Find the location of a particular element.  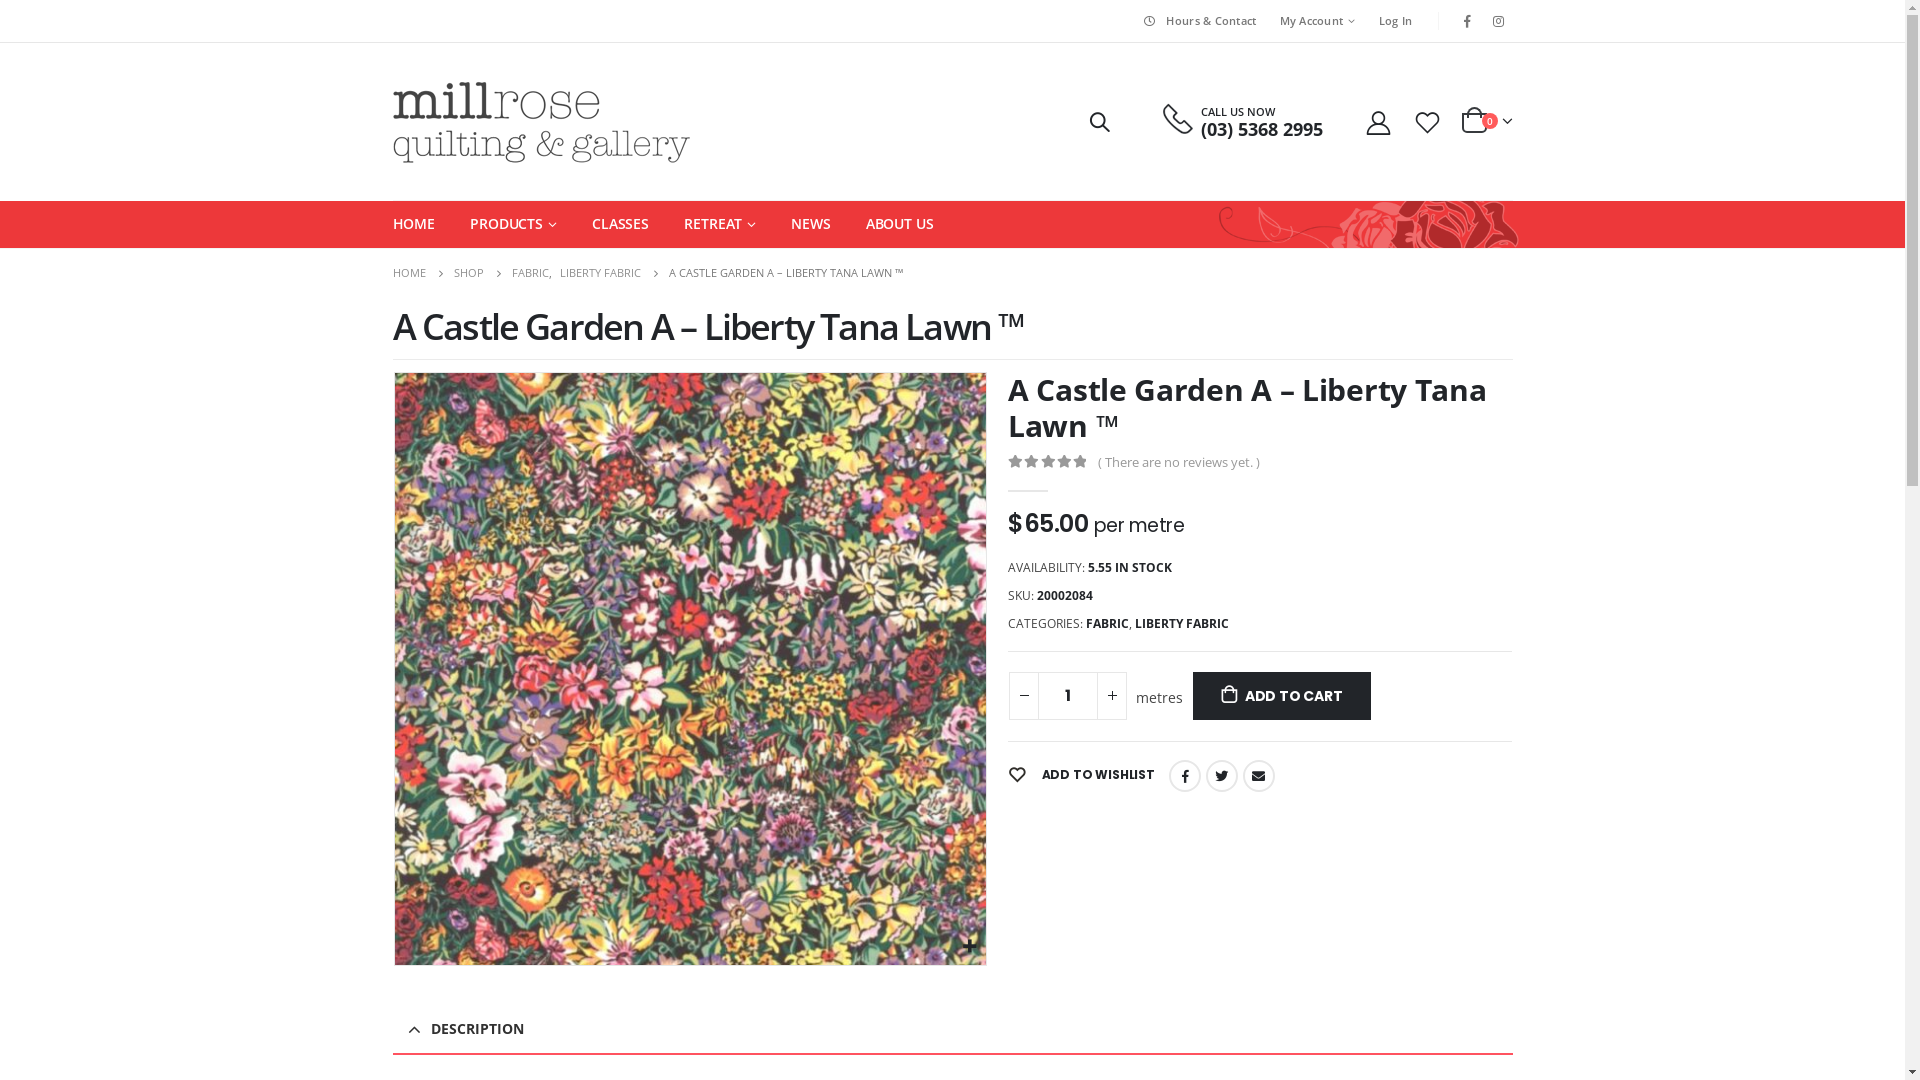

'Twitter' is located at coordinates (1204, 774).